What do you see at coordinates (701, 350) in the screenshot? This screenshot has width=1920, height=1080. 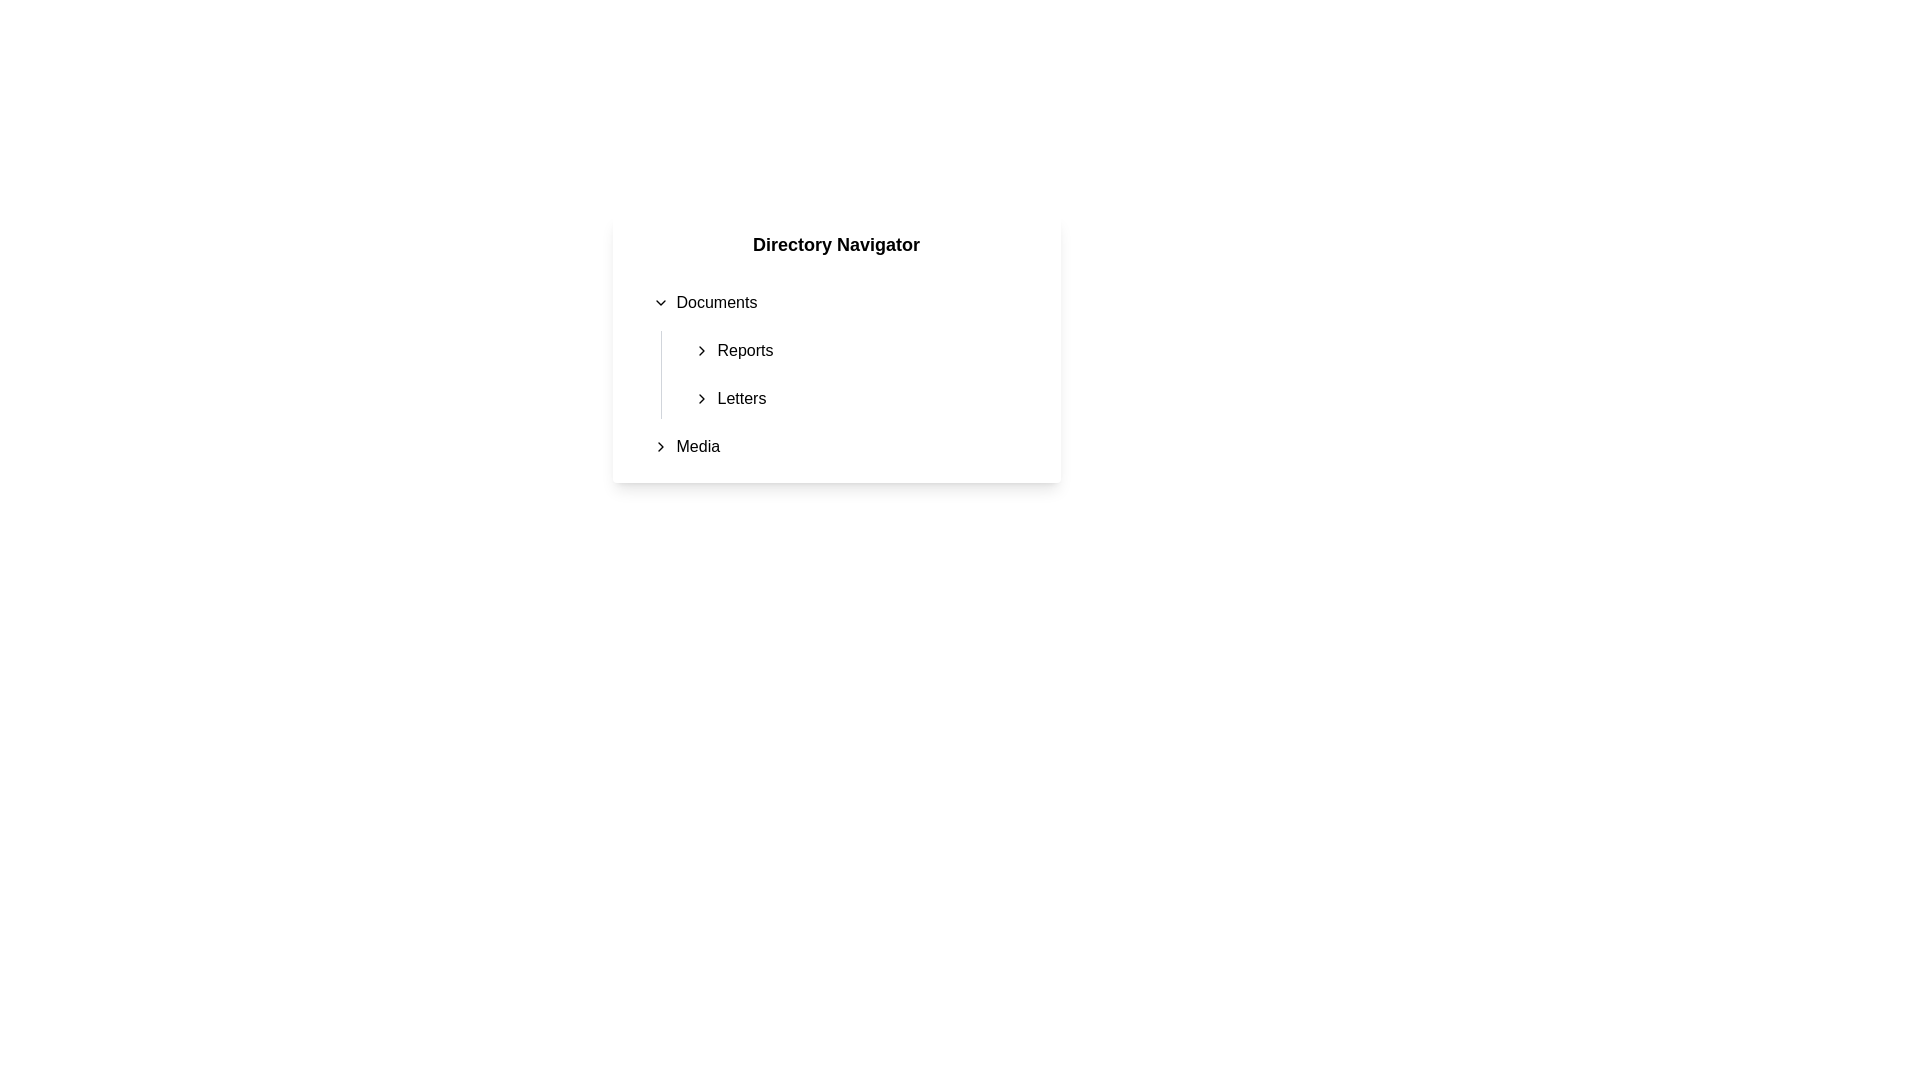 I see `the right-pointing chevron icon located to the left of the 'Reports' text` at bounding box center [701, 350].